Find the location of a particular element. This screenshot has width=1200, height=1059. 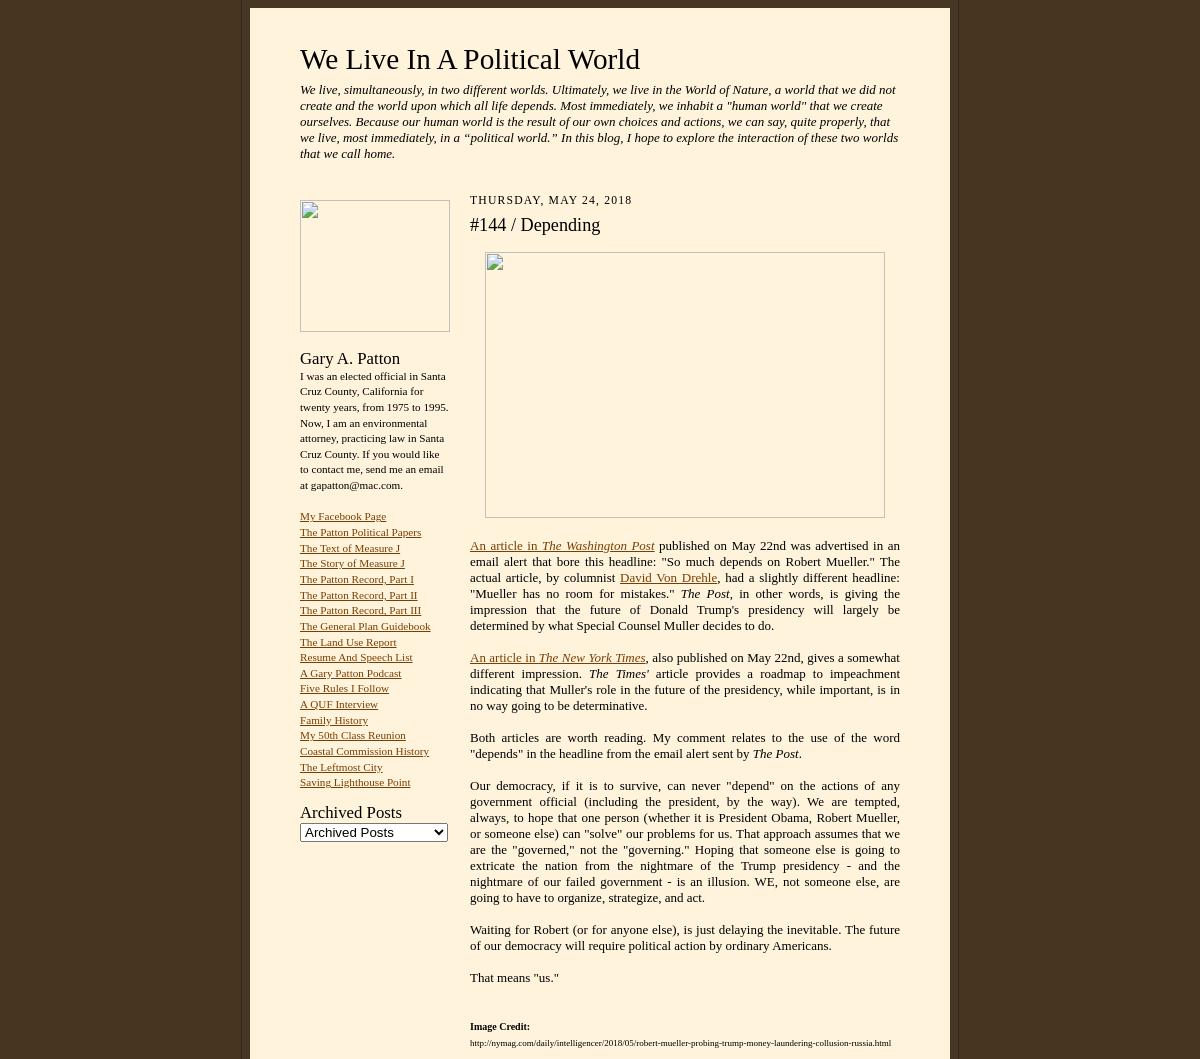

', also published on May 22nd, gives a somewhat different impression.' is located at coordinates (684, 665).